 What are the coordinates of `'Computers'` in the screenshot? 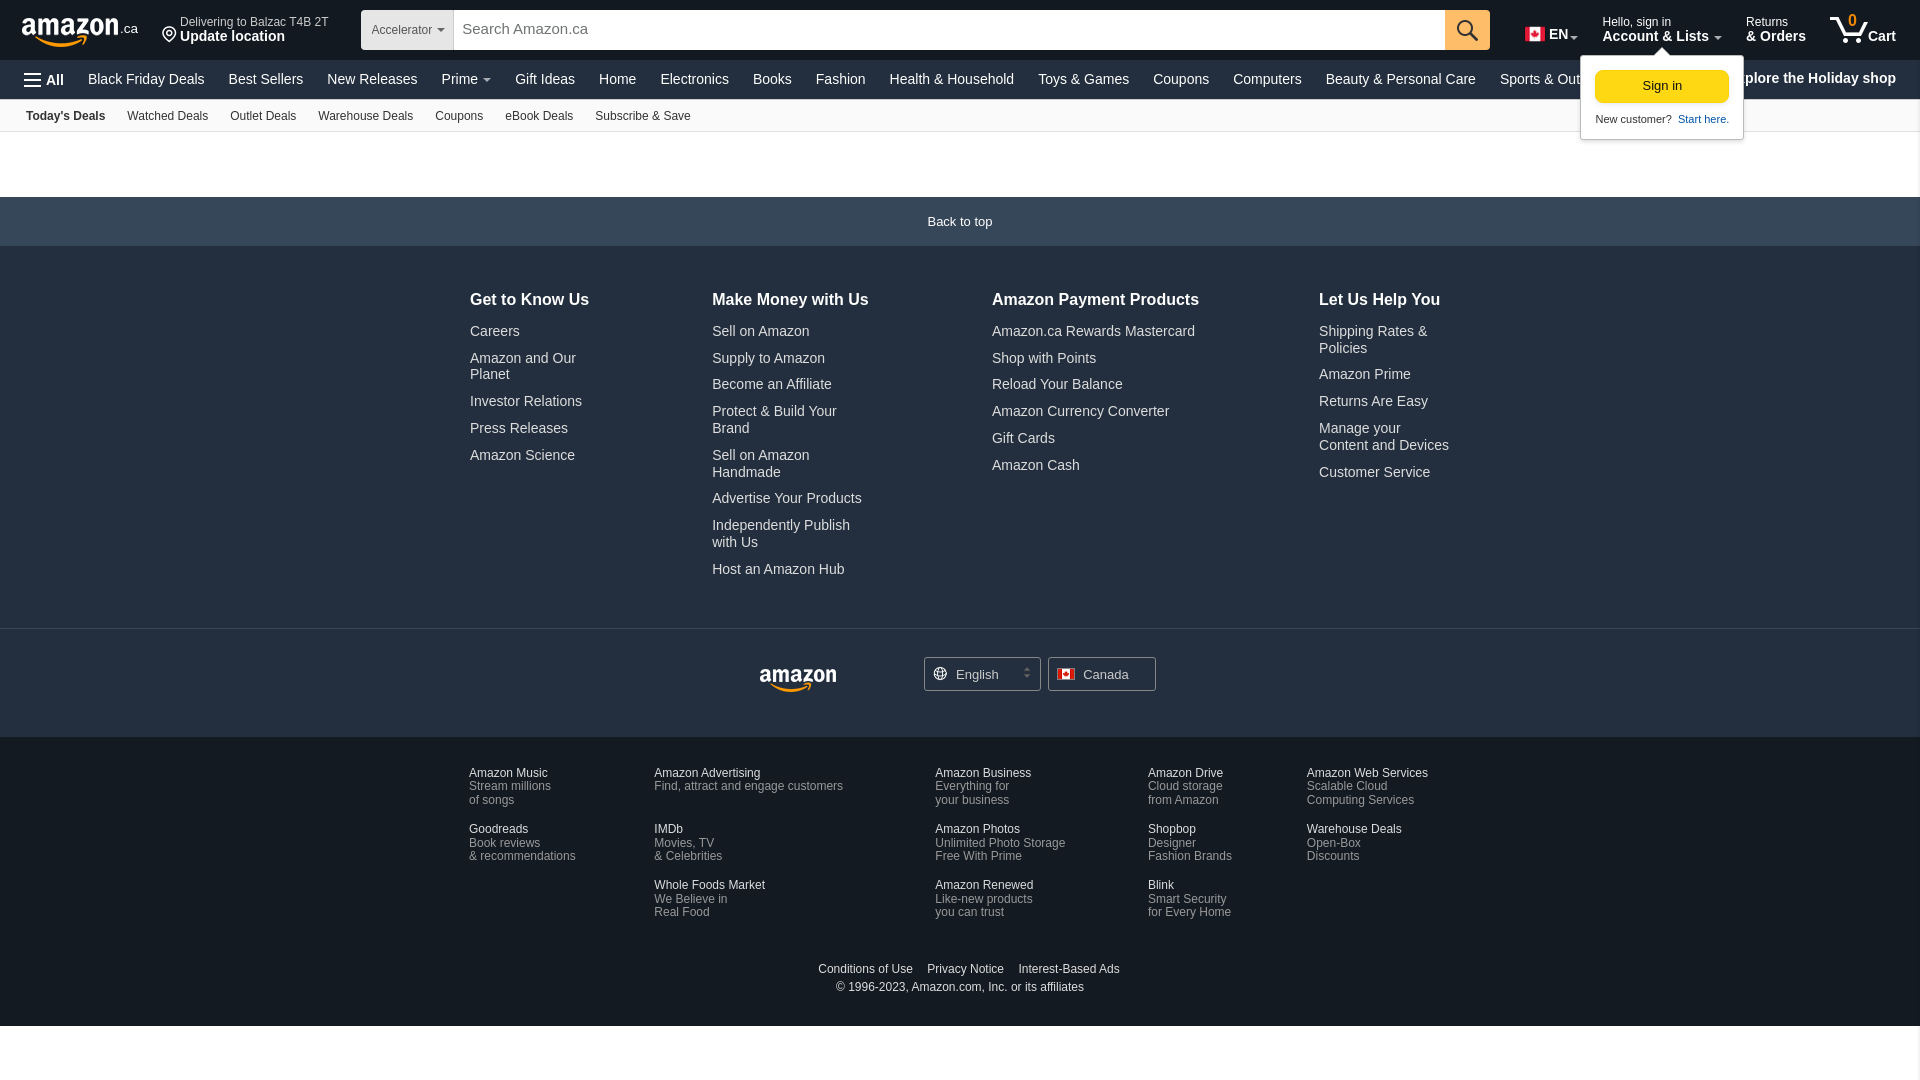 It's located at (1266, 77).